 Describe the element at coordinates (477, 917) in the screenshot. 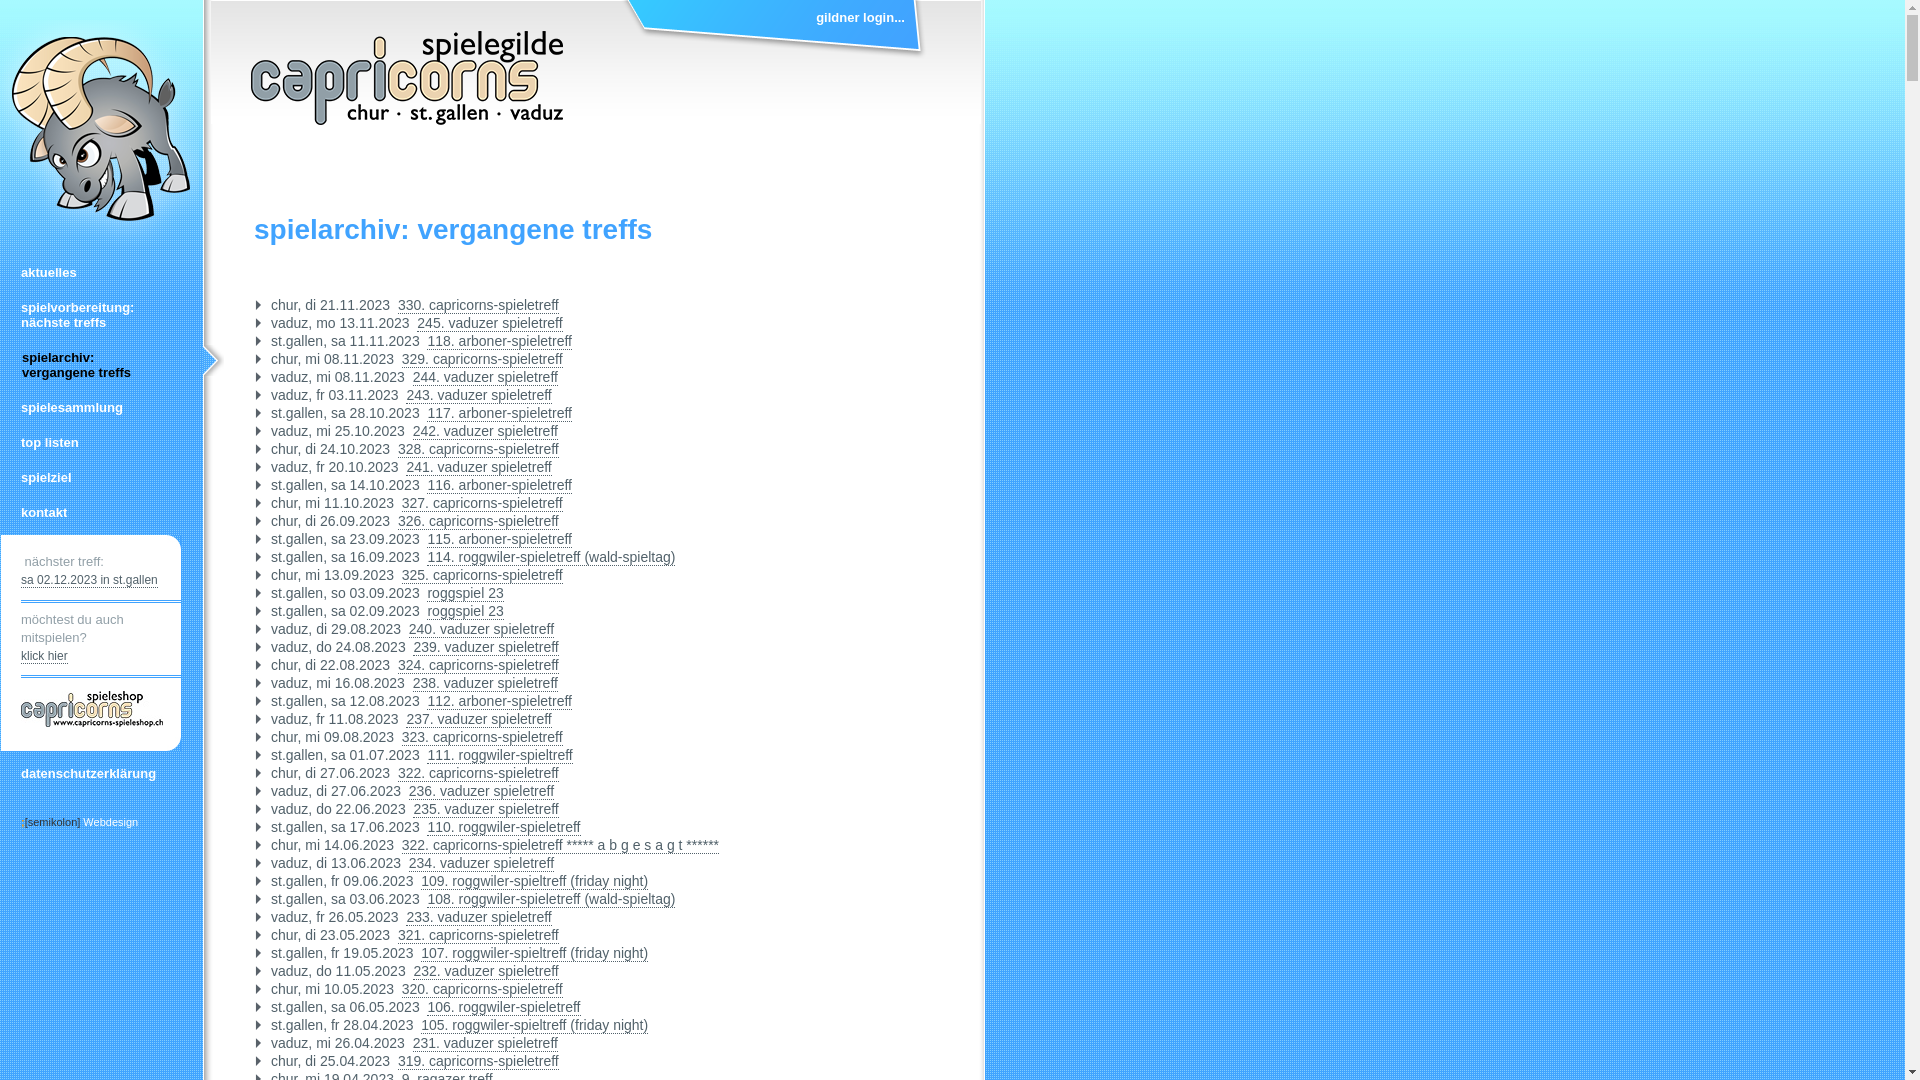

I see `'233. vaduzer spieletreff'` at that location.